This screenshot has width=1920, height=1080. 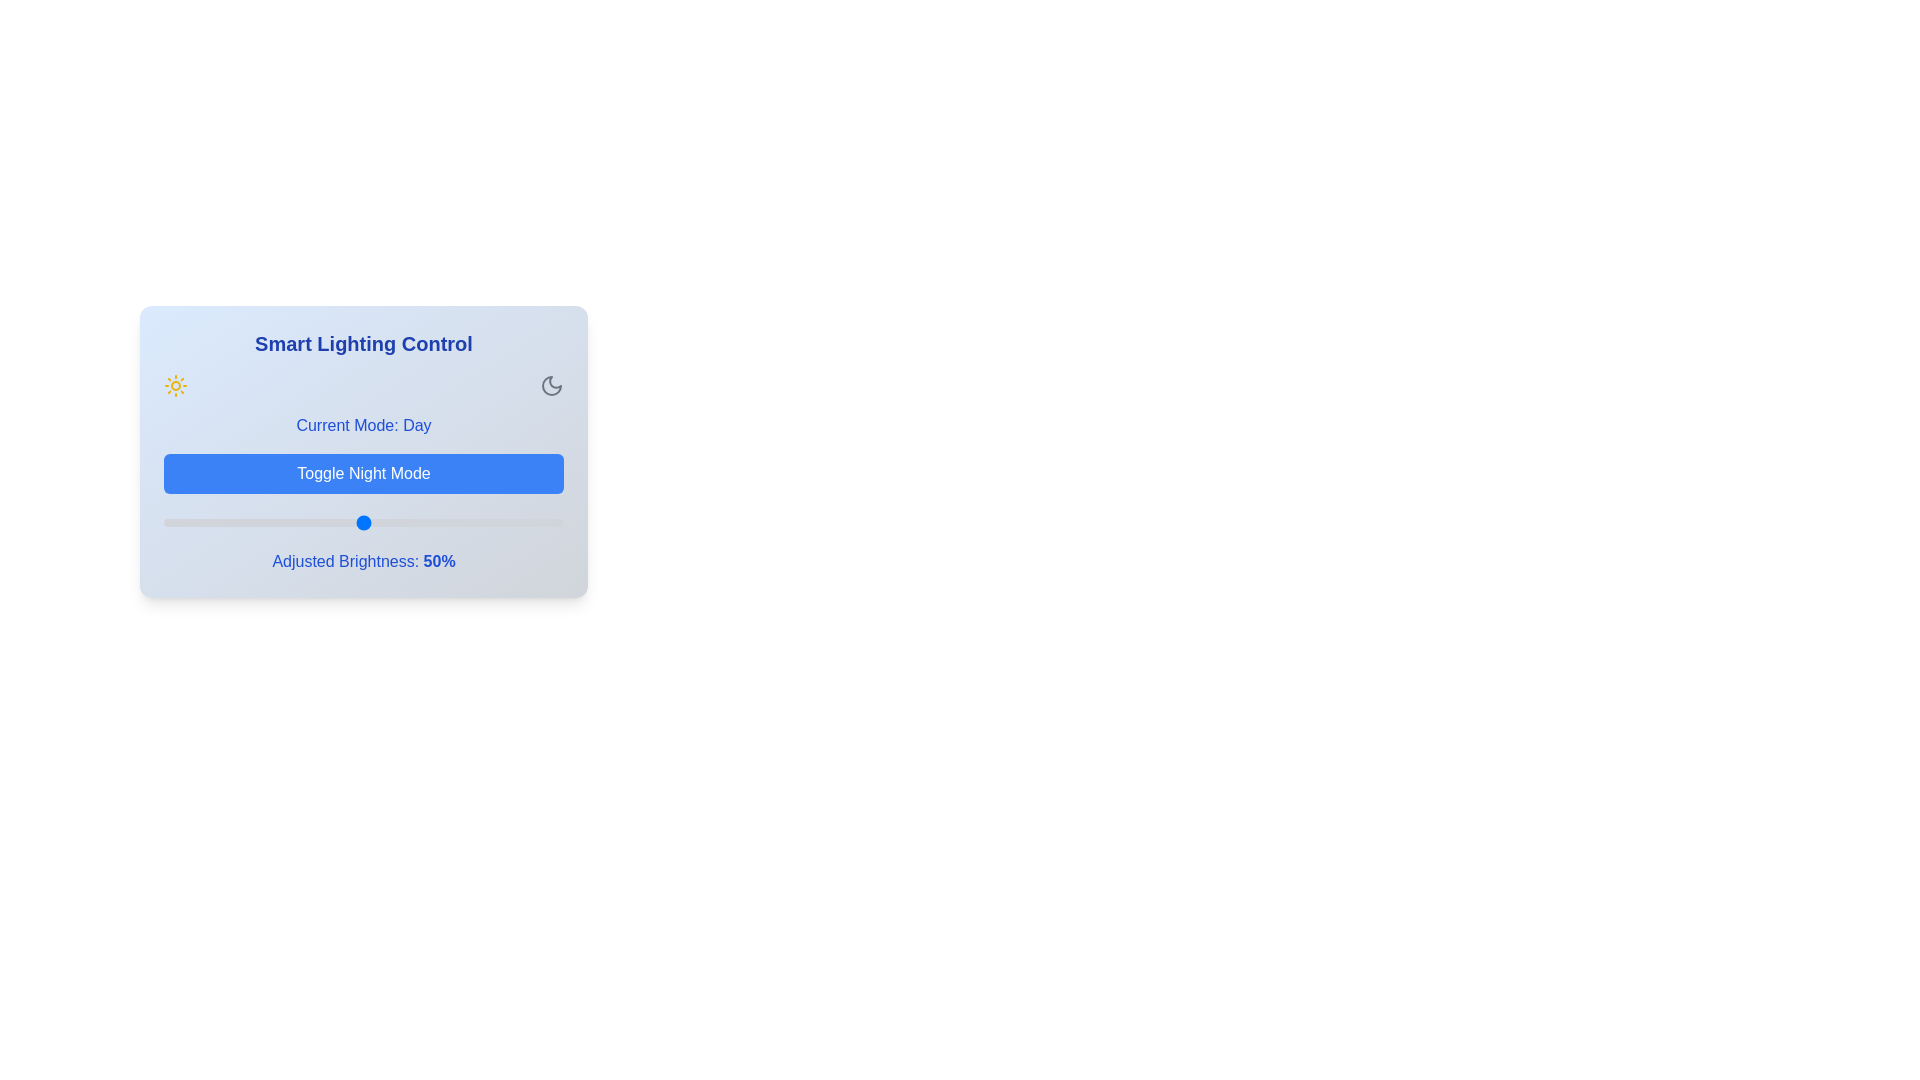 What do you see at coordinates (543, 522) in the screenshot?
I see `the brightness level` at bounding box center [543, 522].